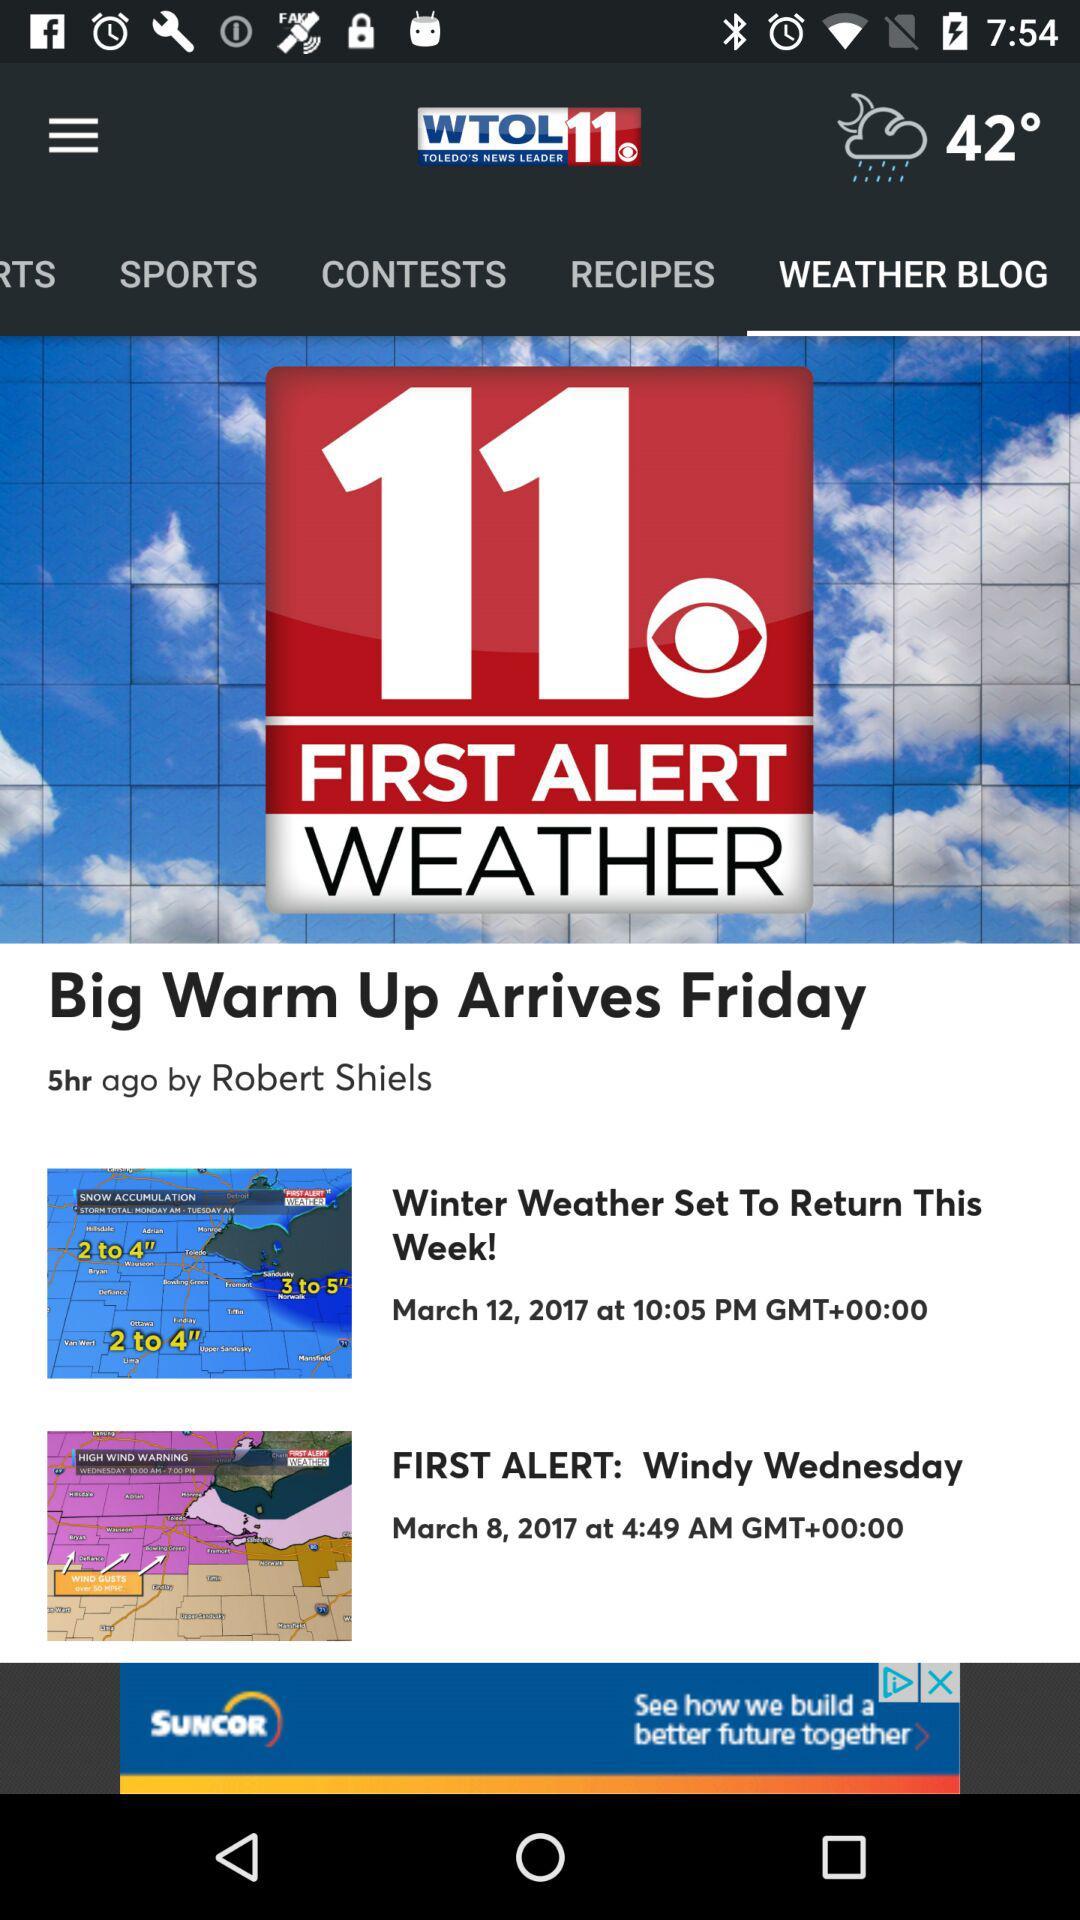  What do you see at coordinates (540, 1727) in the screenshot?
I see `follow the banner` at bounding box center [540, 1727].